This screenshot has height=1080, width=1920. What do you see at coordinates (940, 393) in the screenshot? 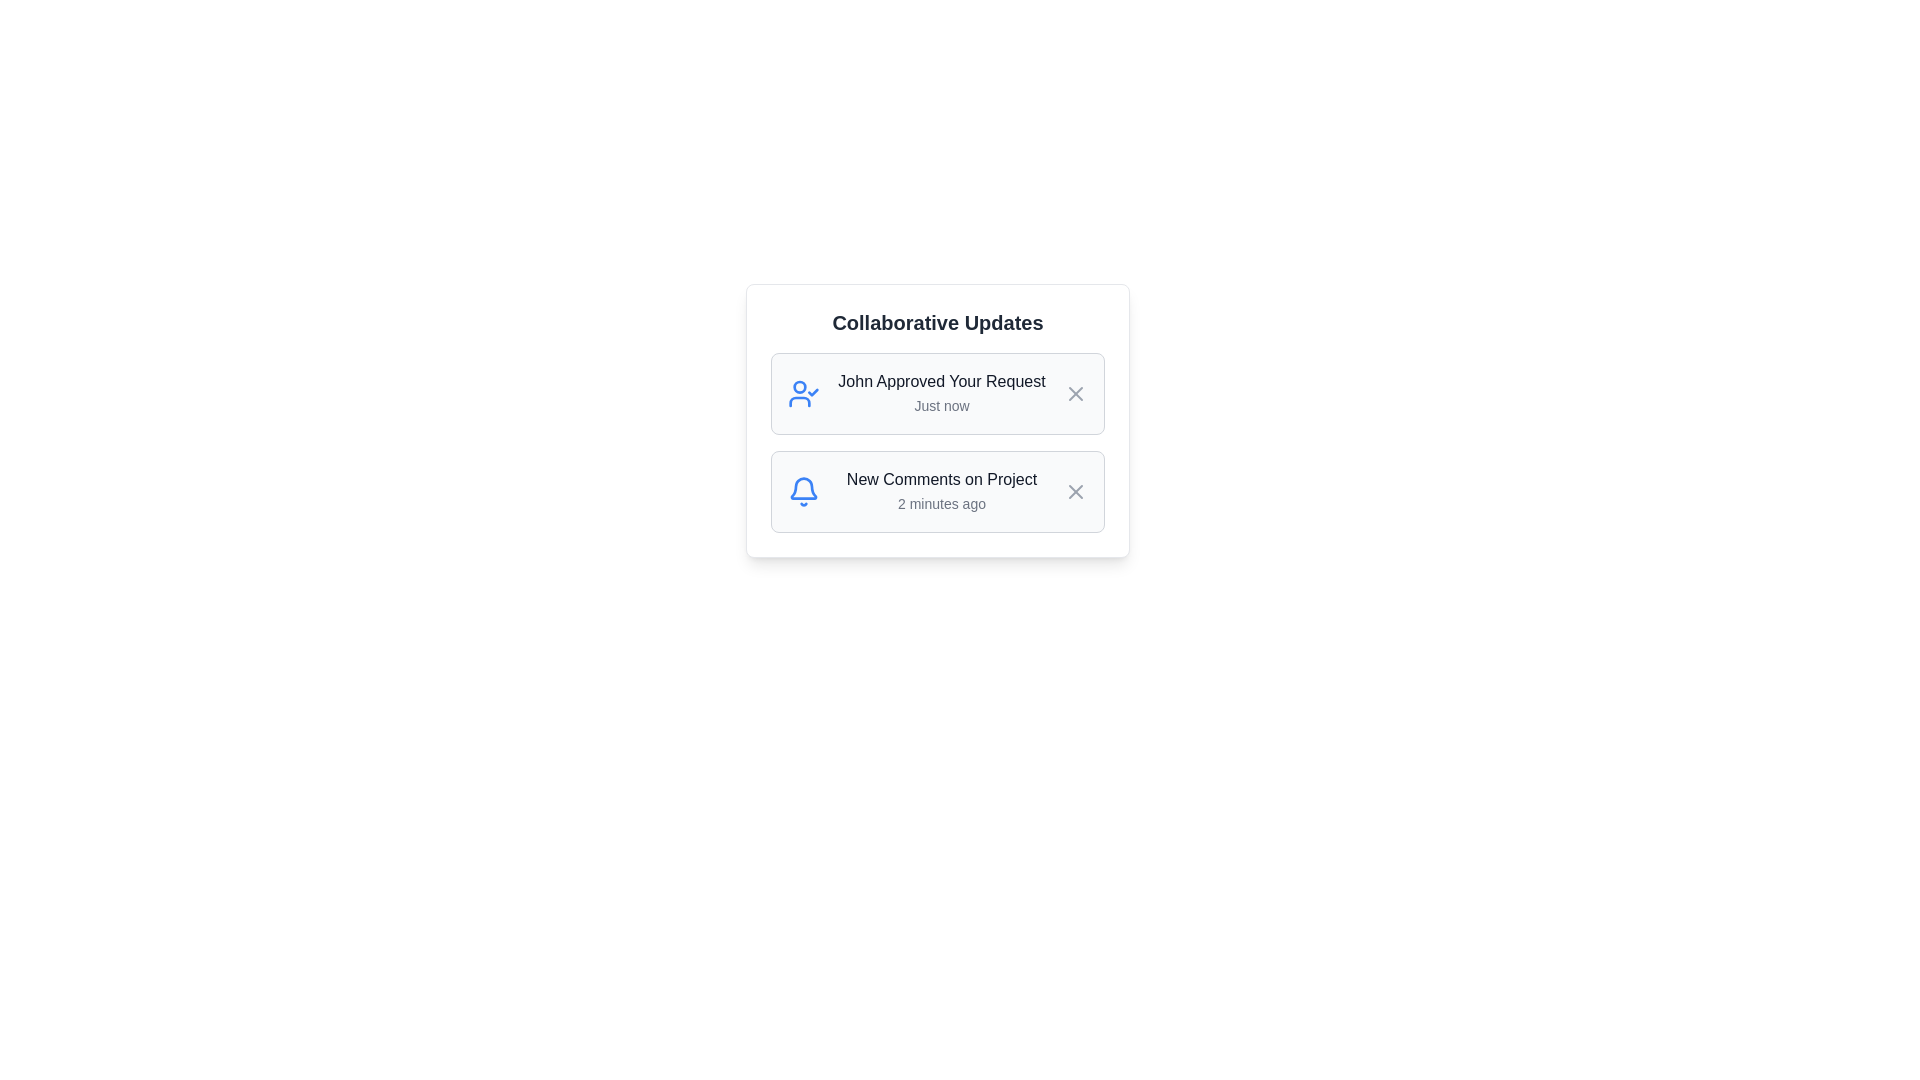
I see `the notification message indicating that John has approved the user's request, located in the 'Collaborative Updates' section of the top notification card` at bounding box center [940, 393].